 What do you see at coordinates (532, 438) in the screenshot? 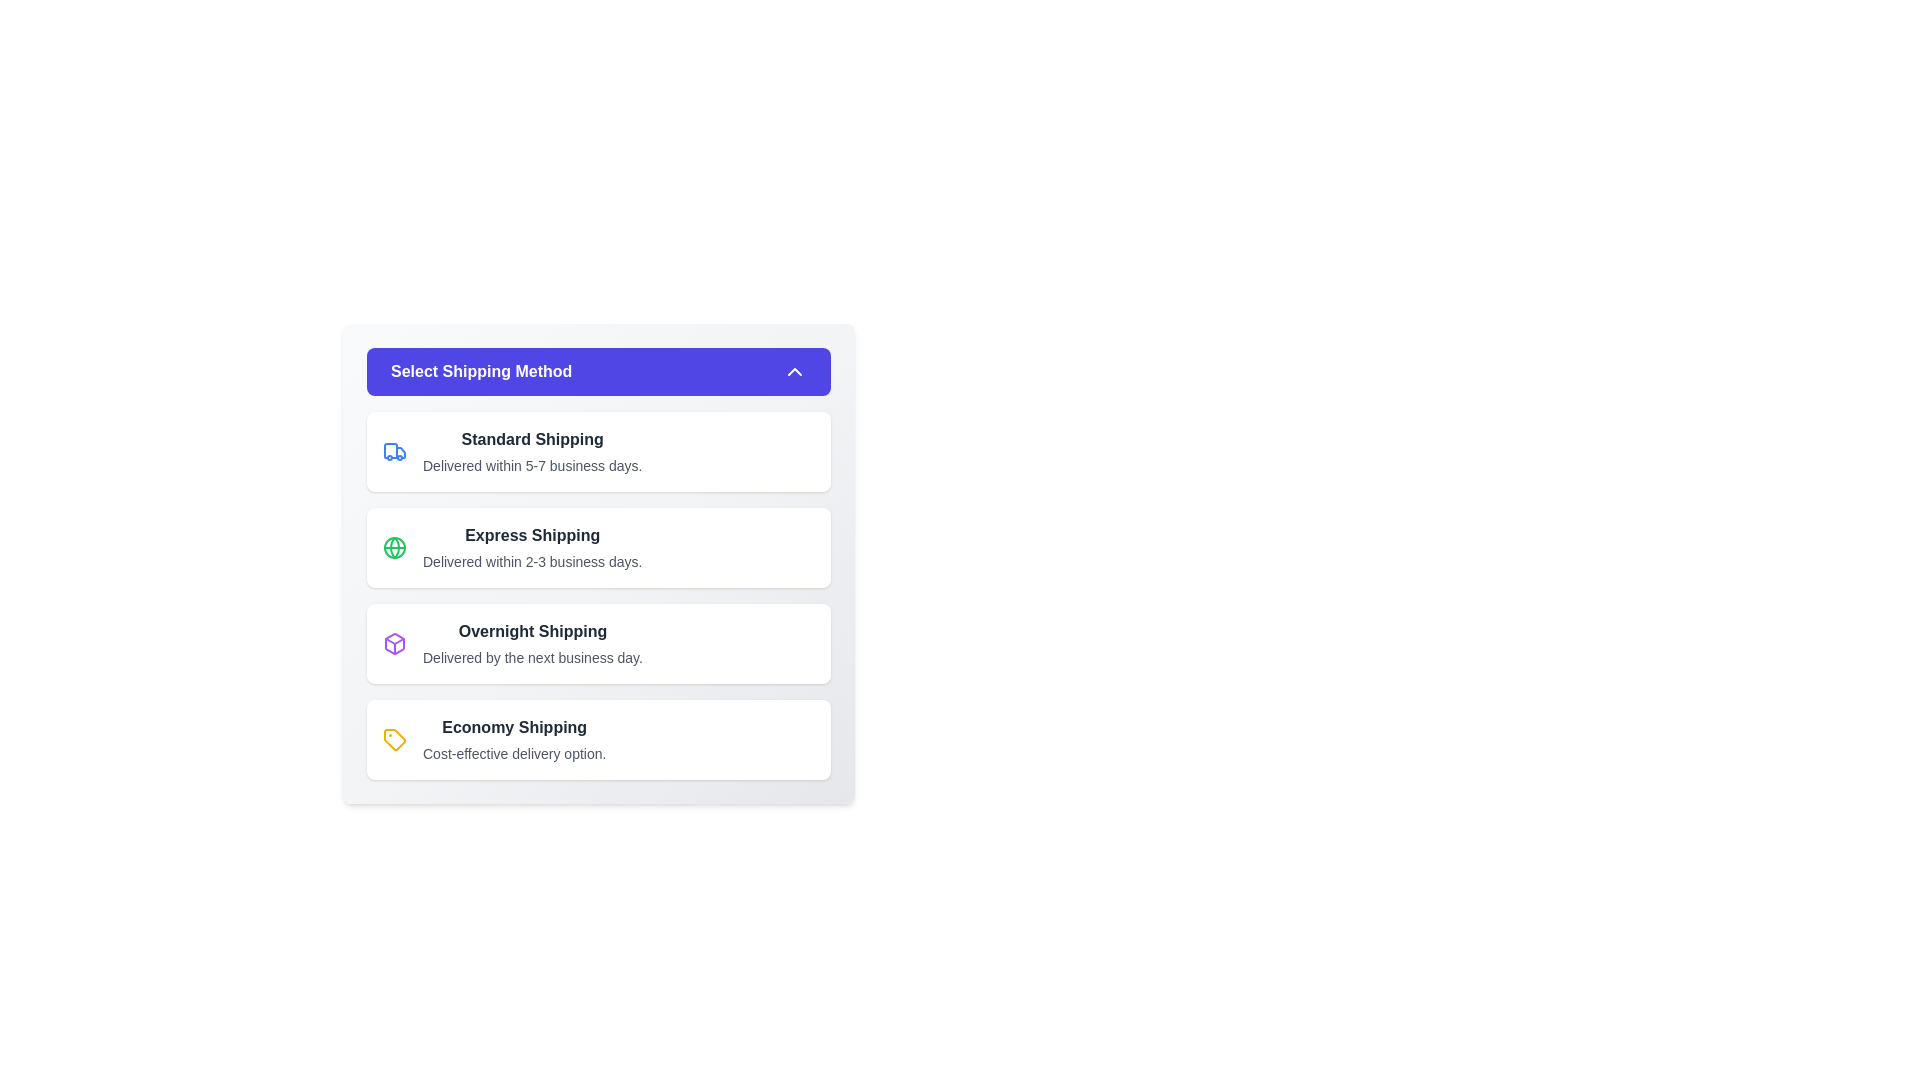
I see `bold text label reading 'Standard Shipping', which is styled in dark gray and located at the top-left of the shipping options section` at bounding box center [532, 438].